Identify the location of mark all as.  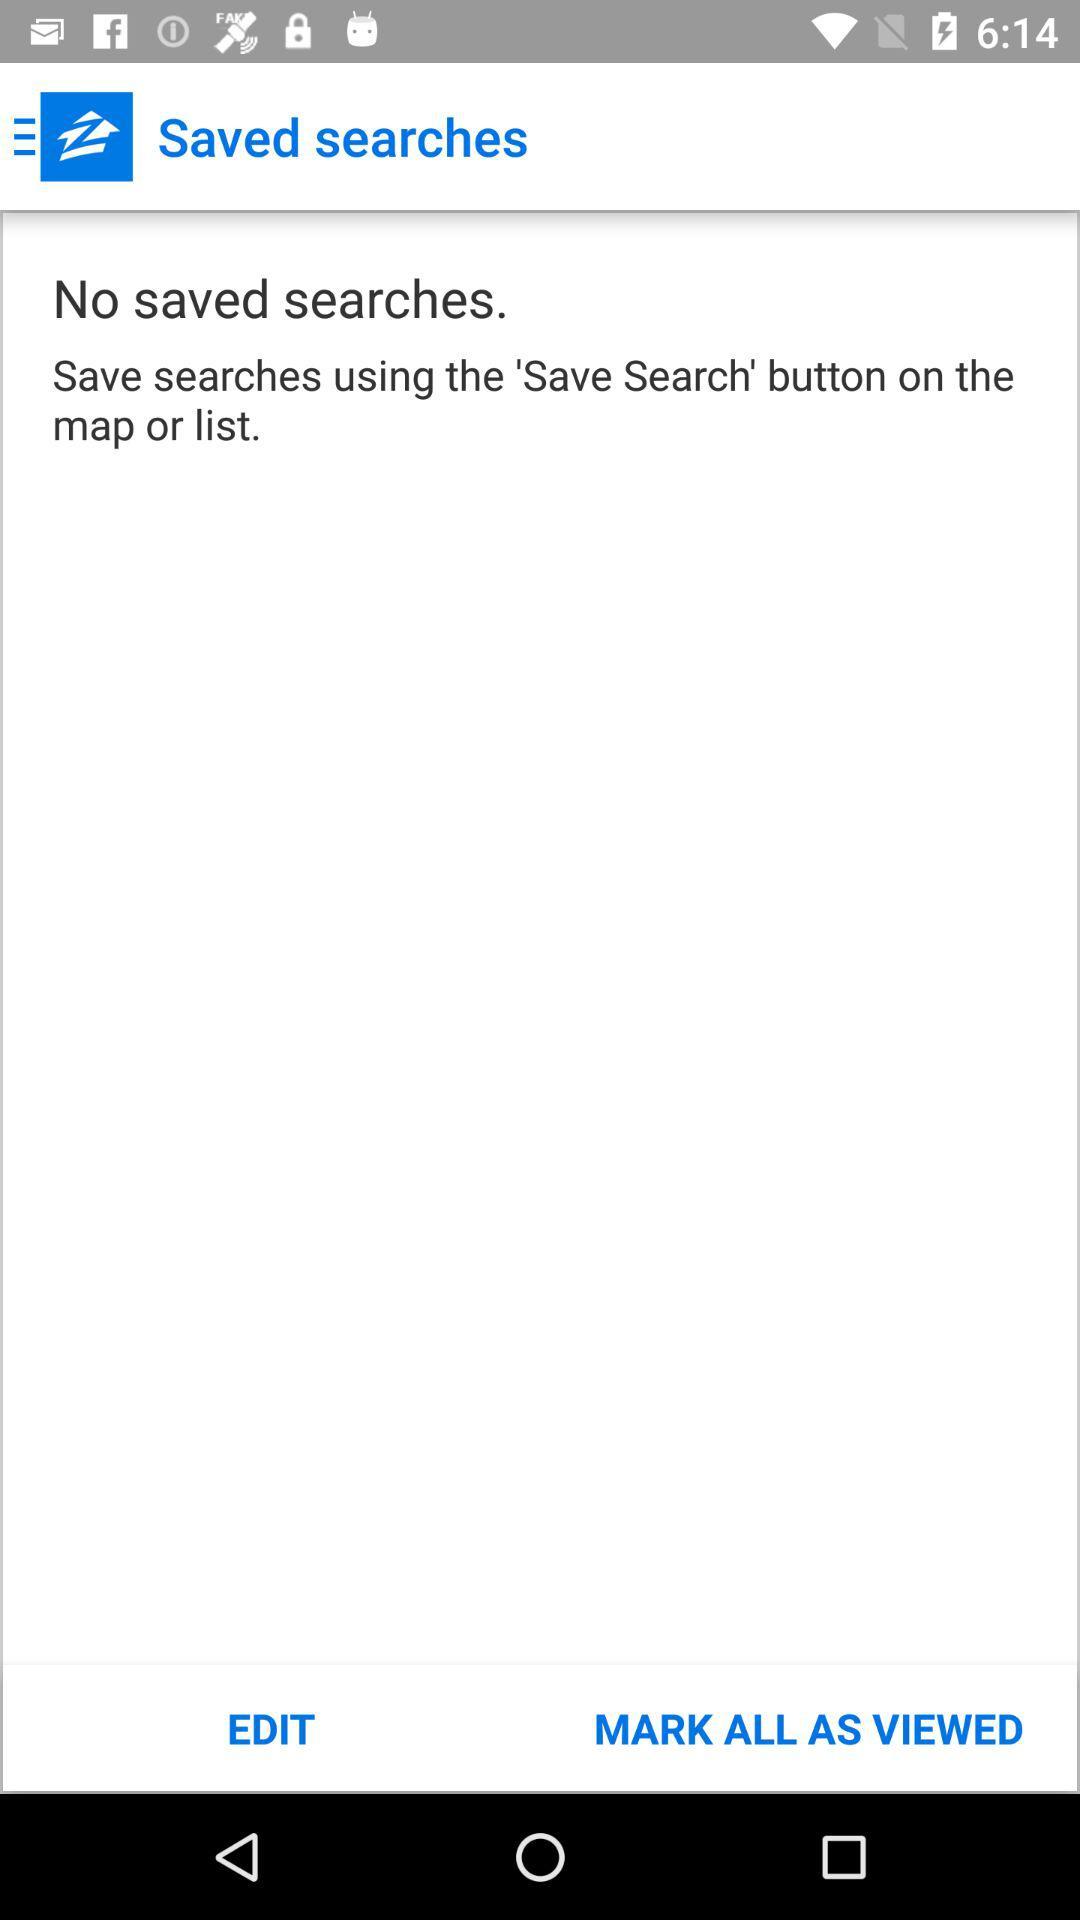
(807, 1727).